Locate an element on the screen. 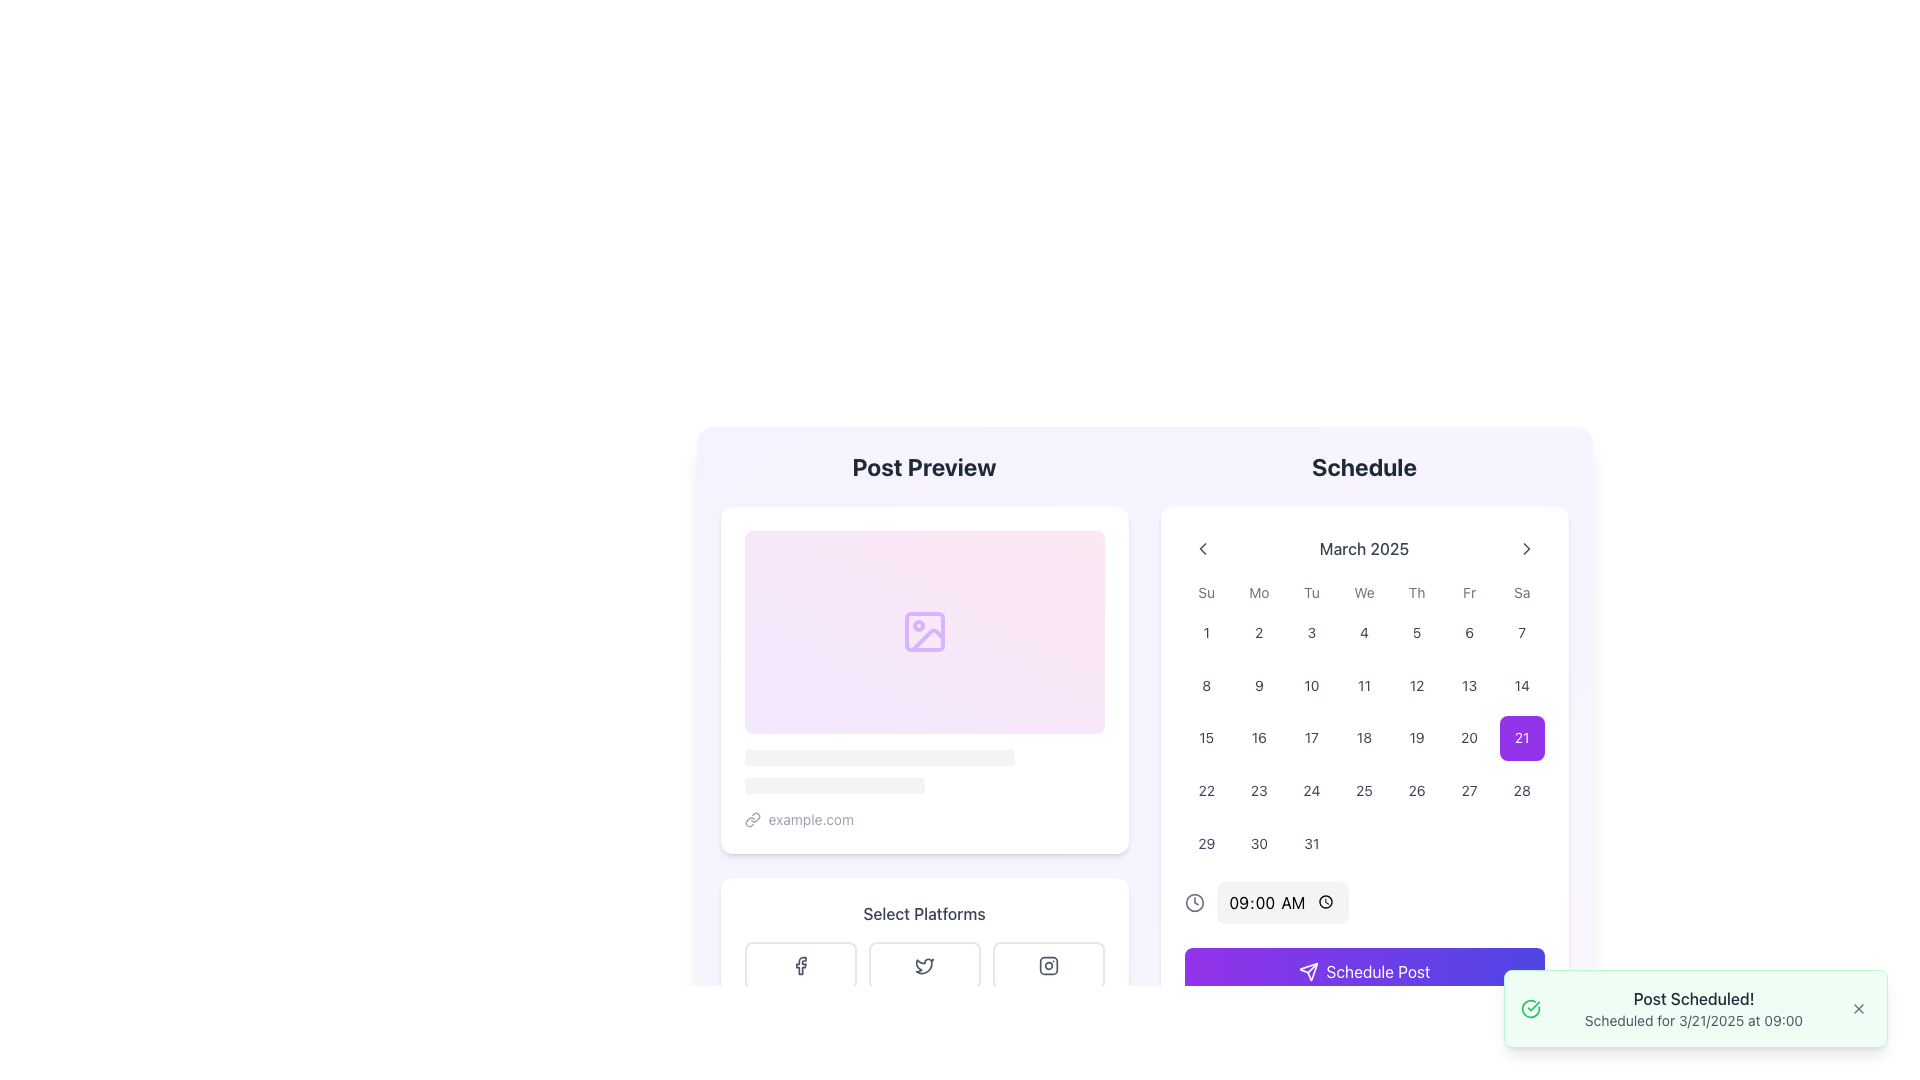  the 'Friday' text label in the weekly calendar layout, which is the sixth item in the row, located in the top-right corner of the grid is located at coordinates (1469, 592).